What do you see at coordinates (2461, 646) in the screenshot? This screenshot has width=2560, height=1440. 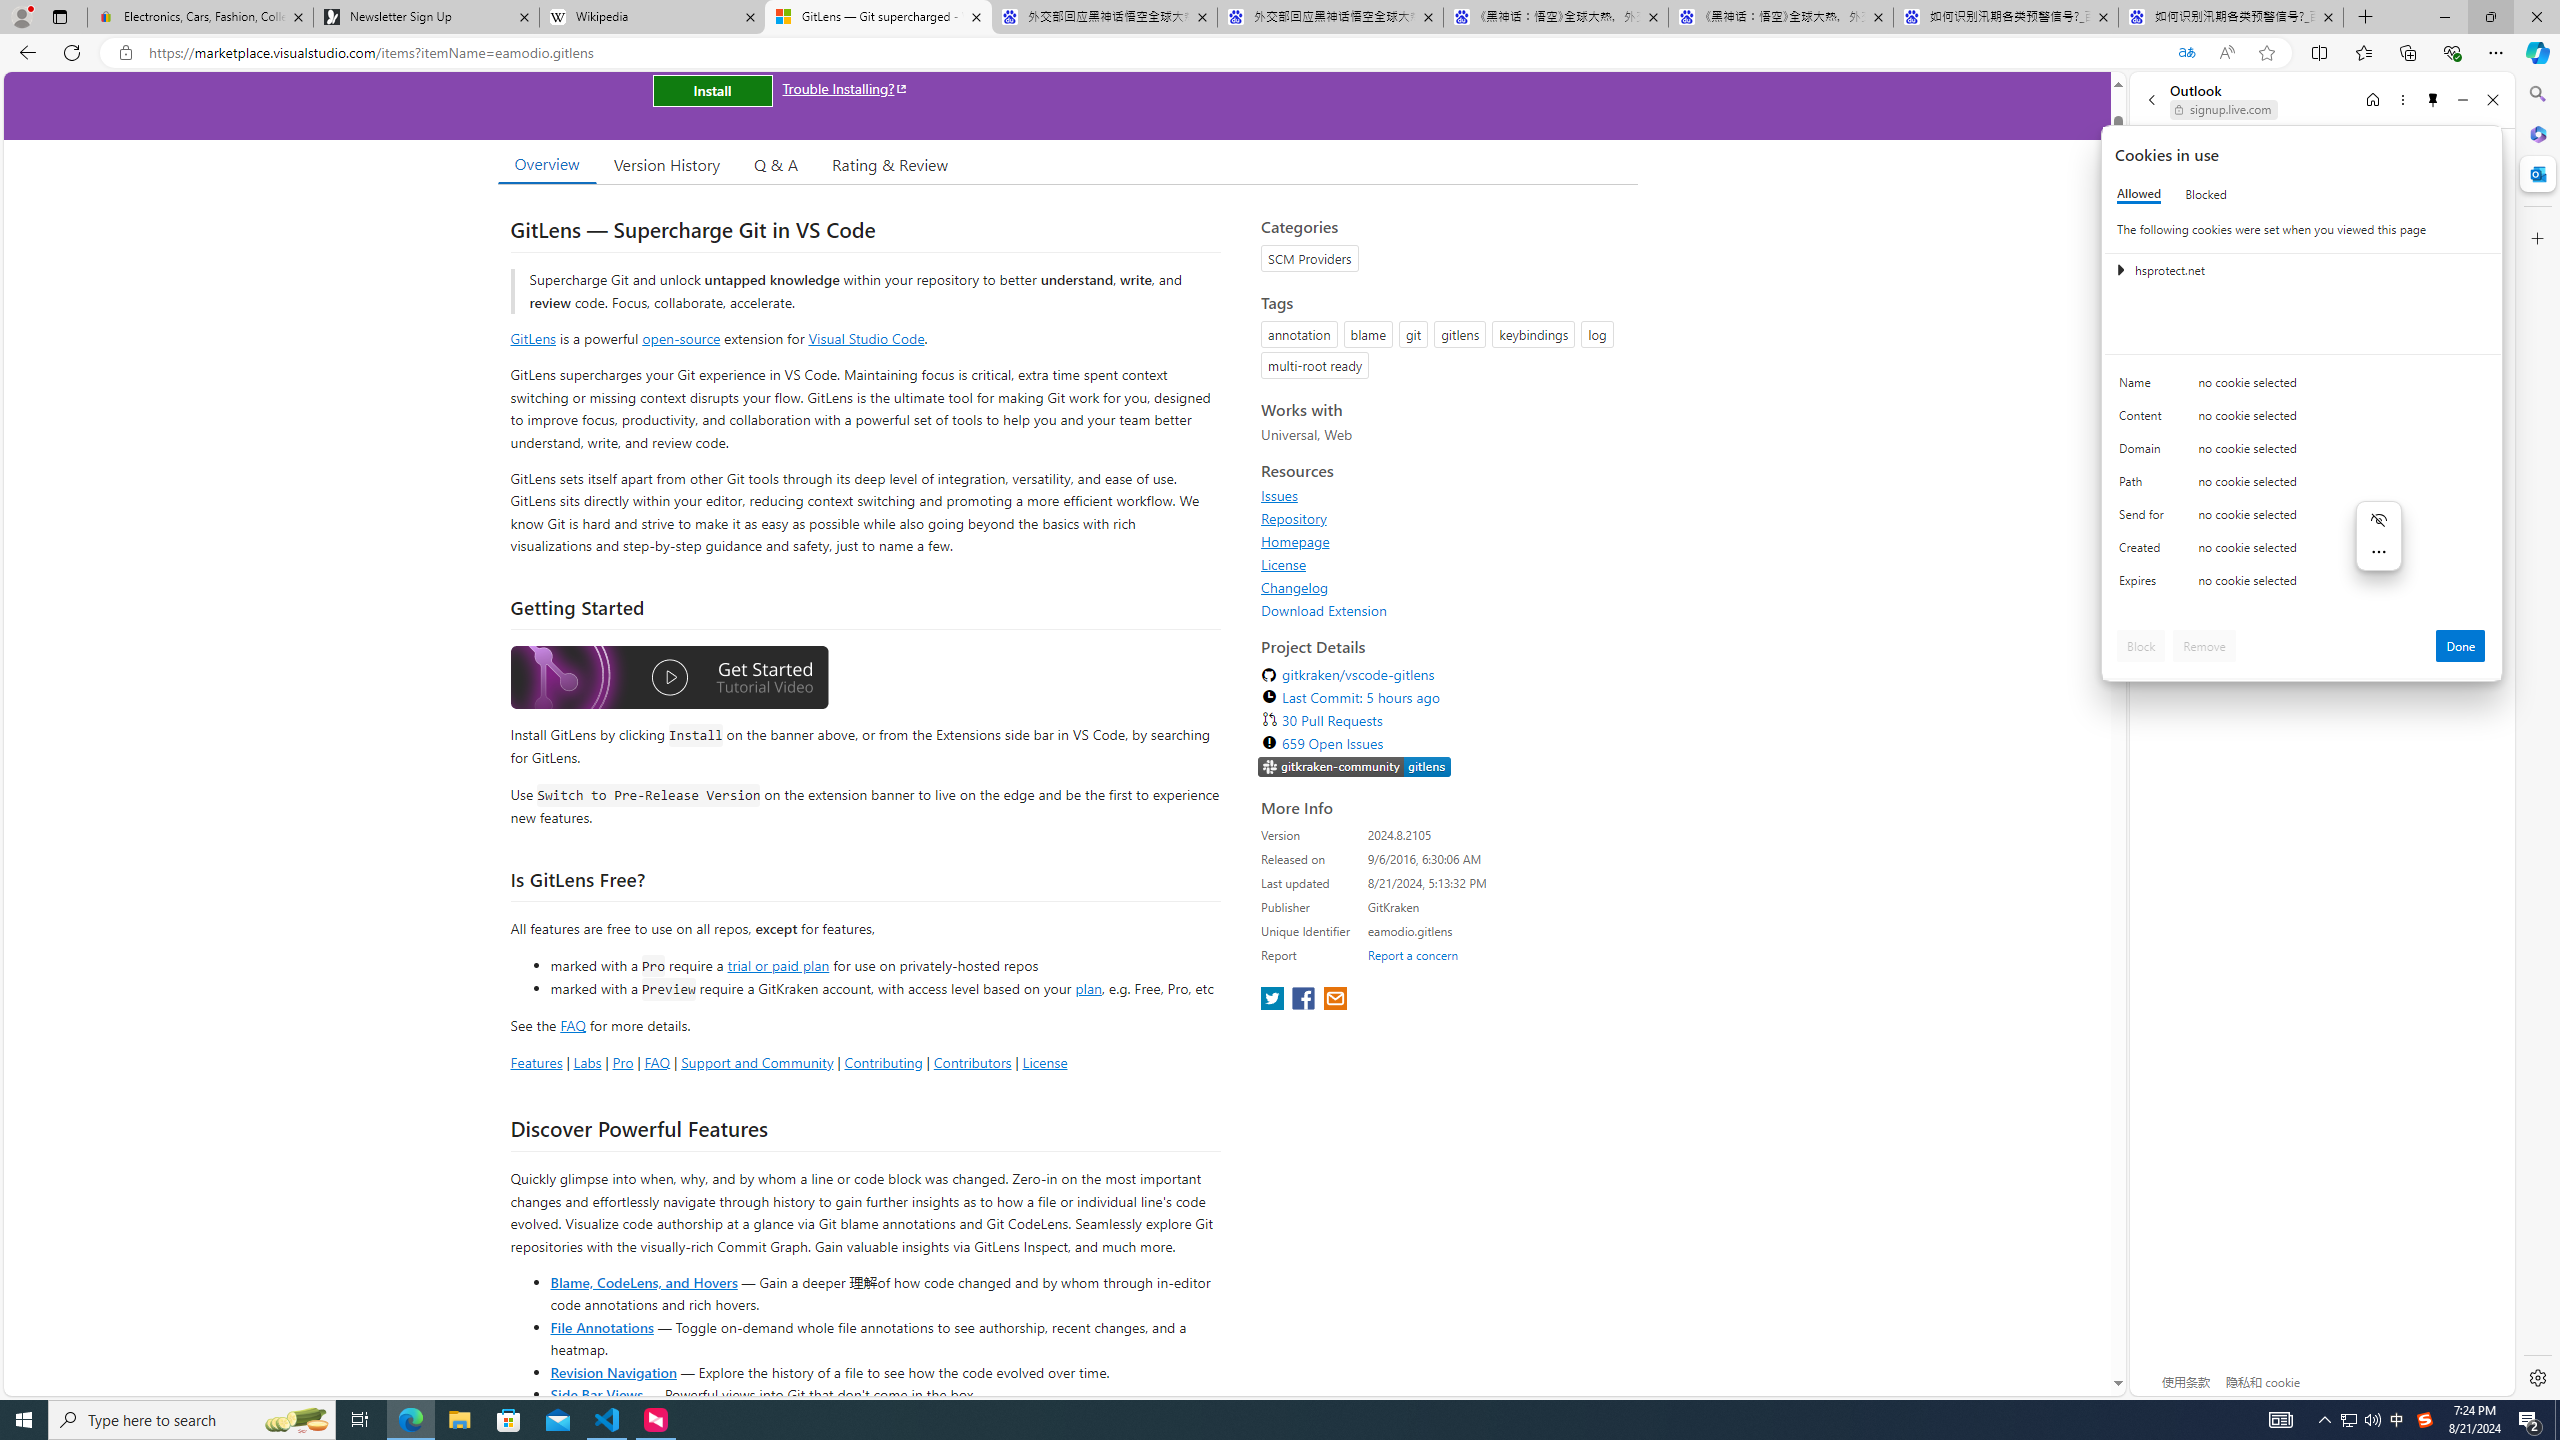 I see `'Done'` at bounding box center [2461, 646].